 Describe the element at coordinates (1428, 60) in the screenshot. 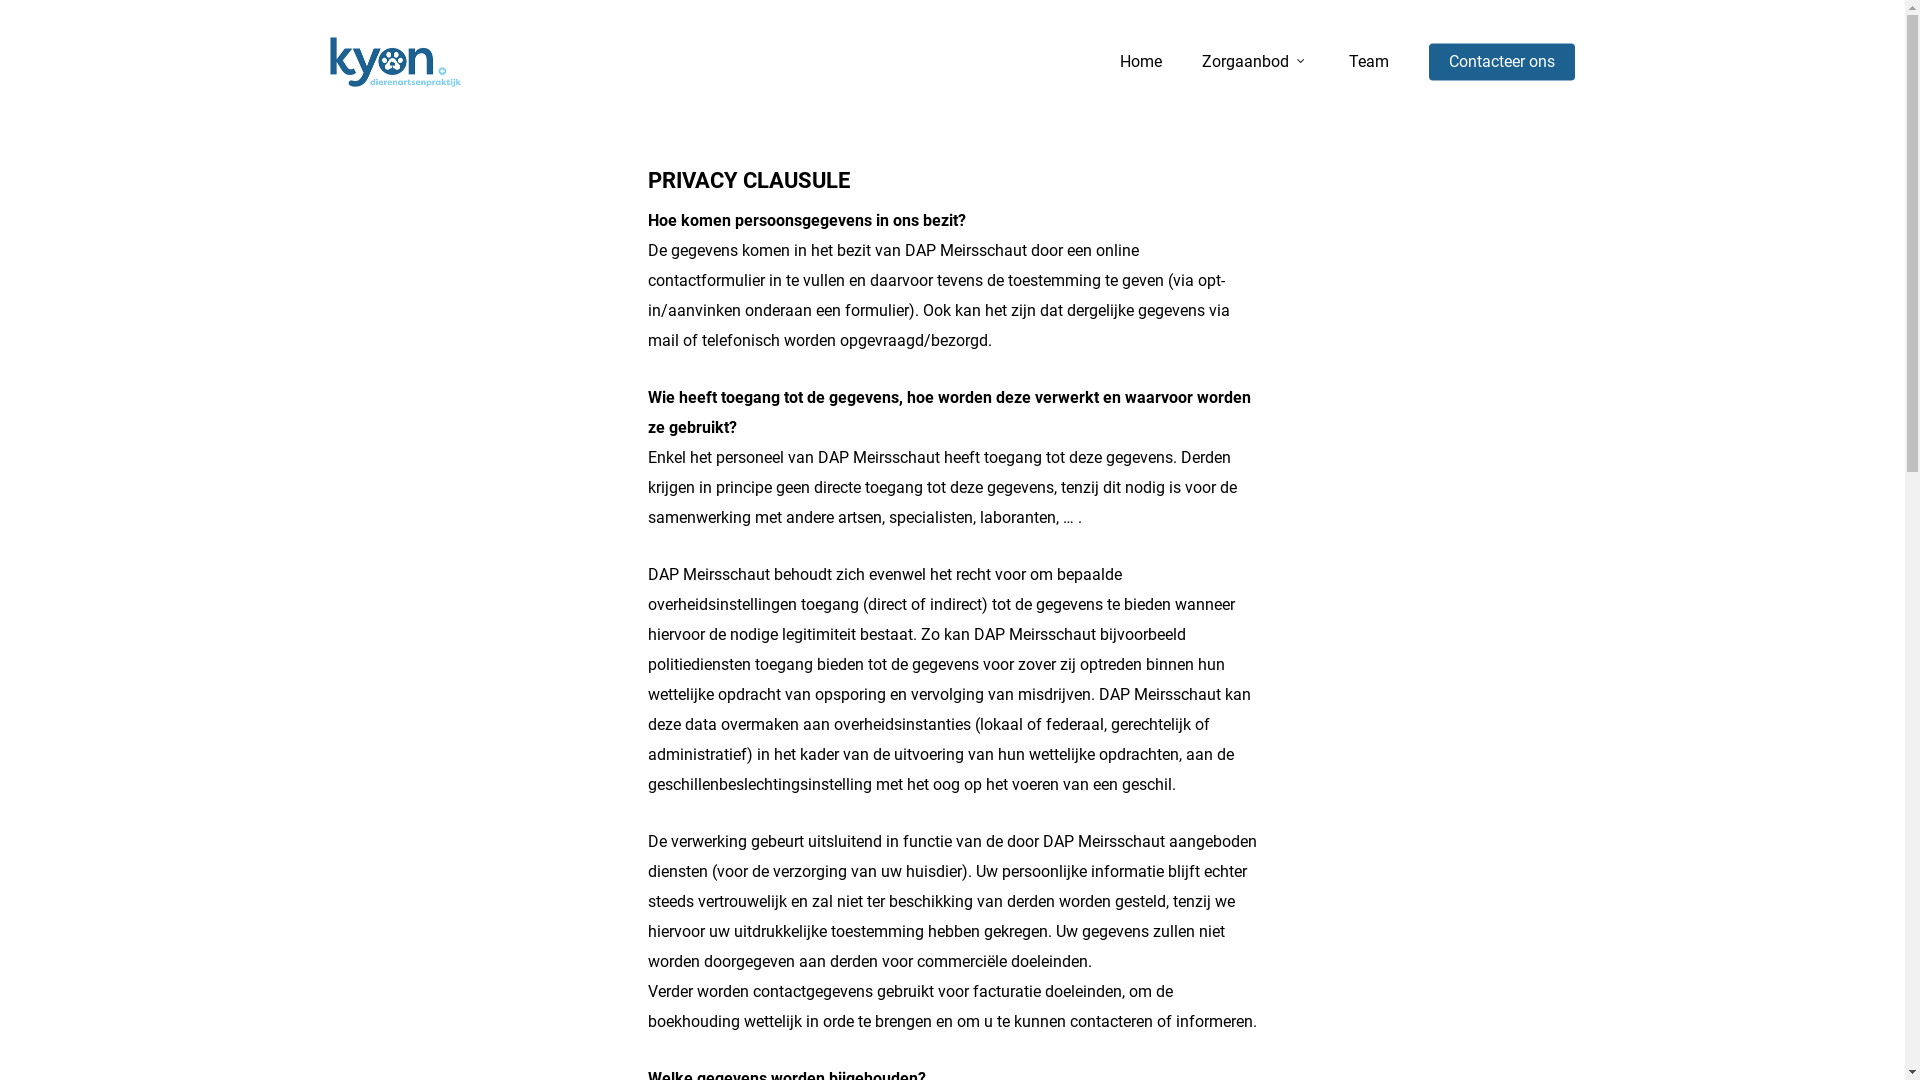

I see `'Contacteer ons'` at that location.